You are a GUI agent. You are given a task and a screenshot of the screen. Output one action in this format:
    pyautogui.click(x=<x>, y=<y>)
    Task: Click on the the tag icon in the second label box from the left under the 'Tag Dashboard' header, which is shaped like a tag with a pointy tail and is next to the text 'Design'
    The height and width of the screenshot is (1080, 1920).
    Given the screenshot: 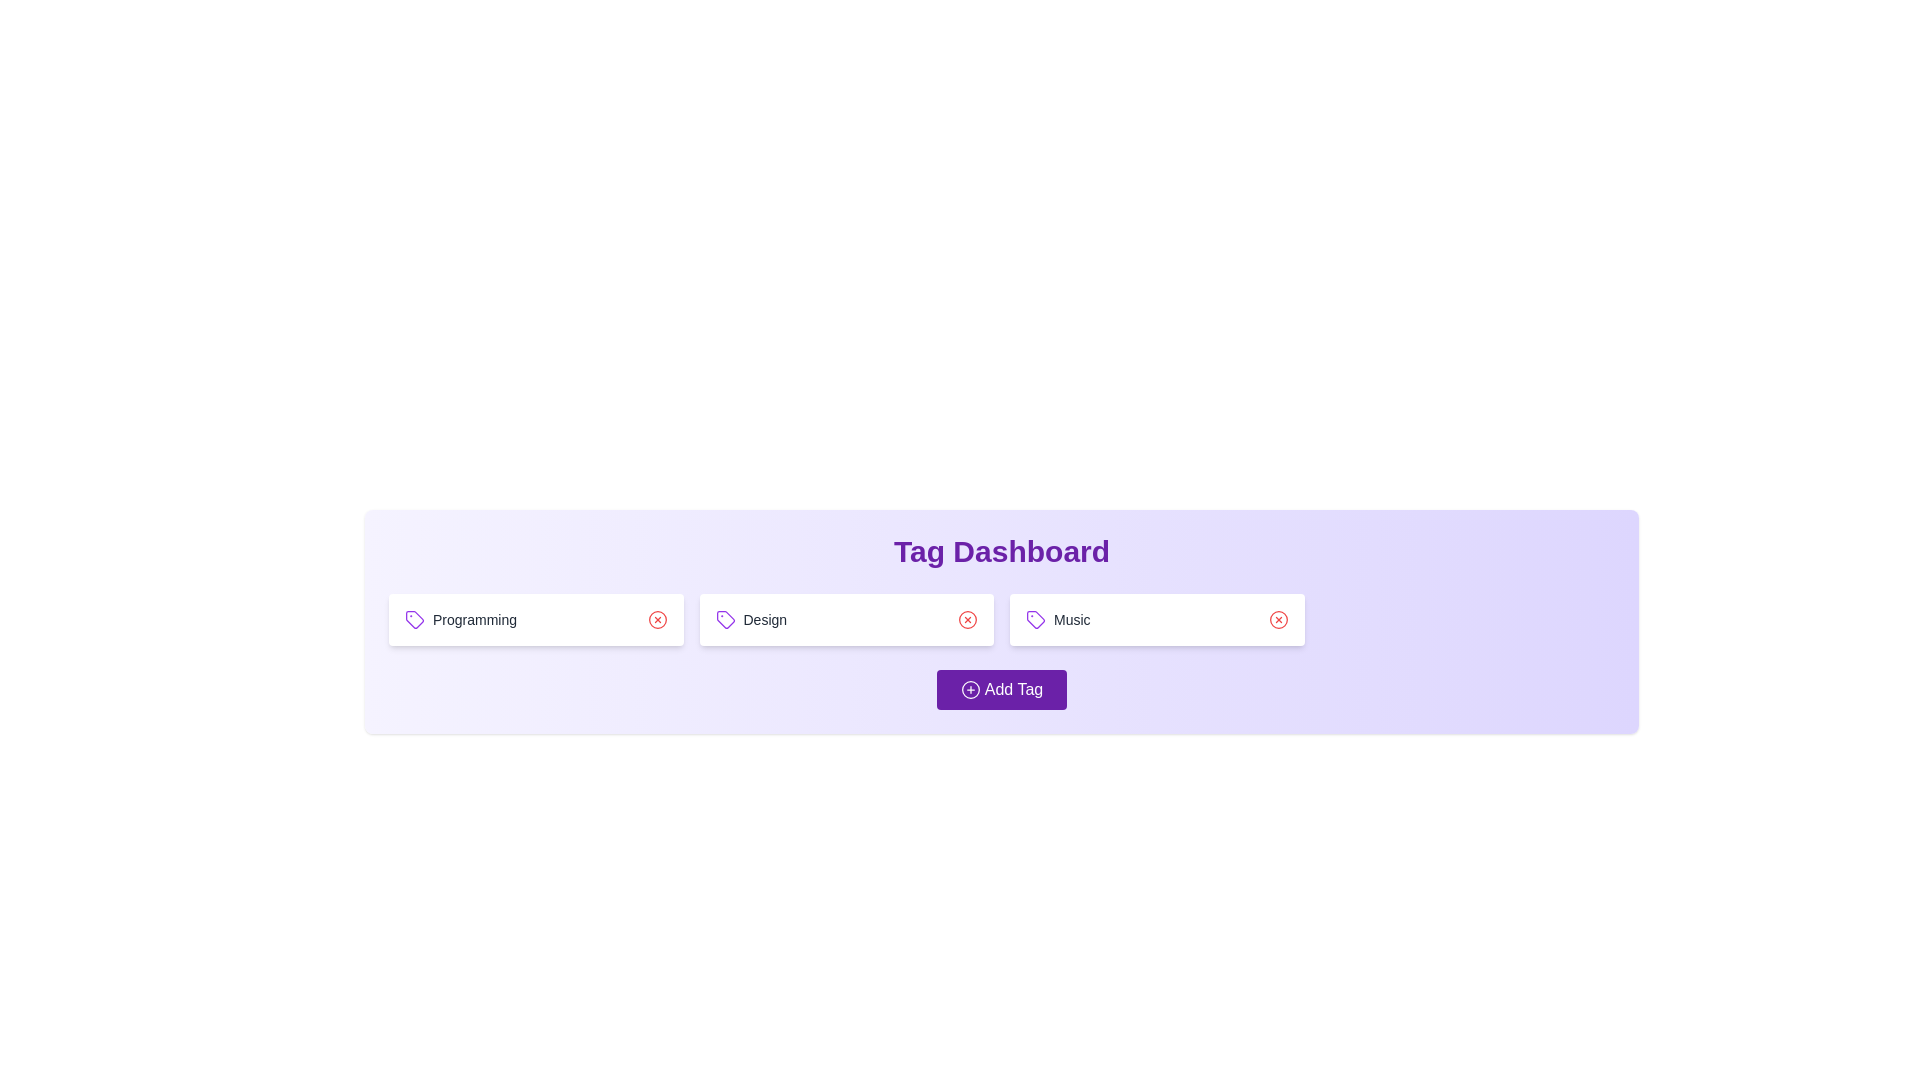 What is the action you would take?
    pyautogui.click(x=724, y=619)
    